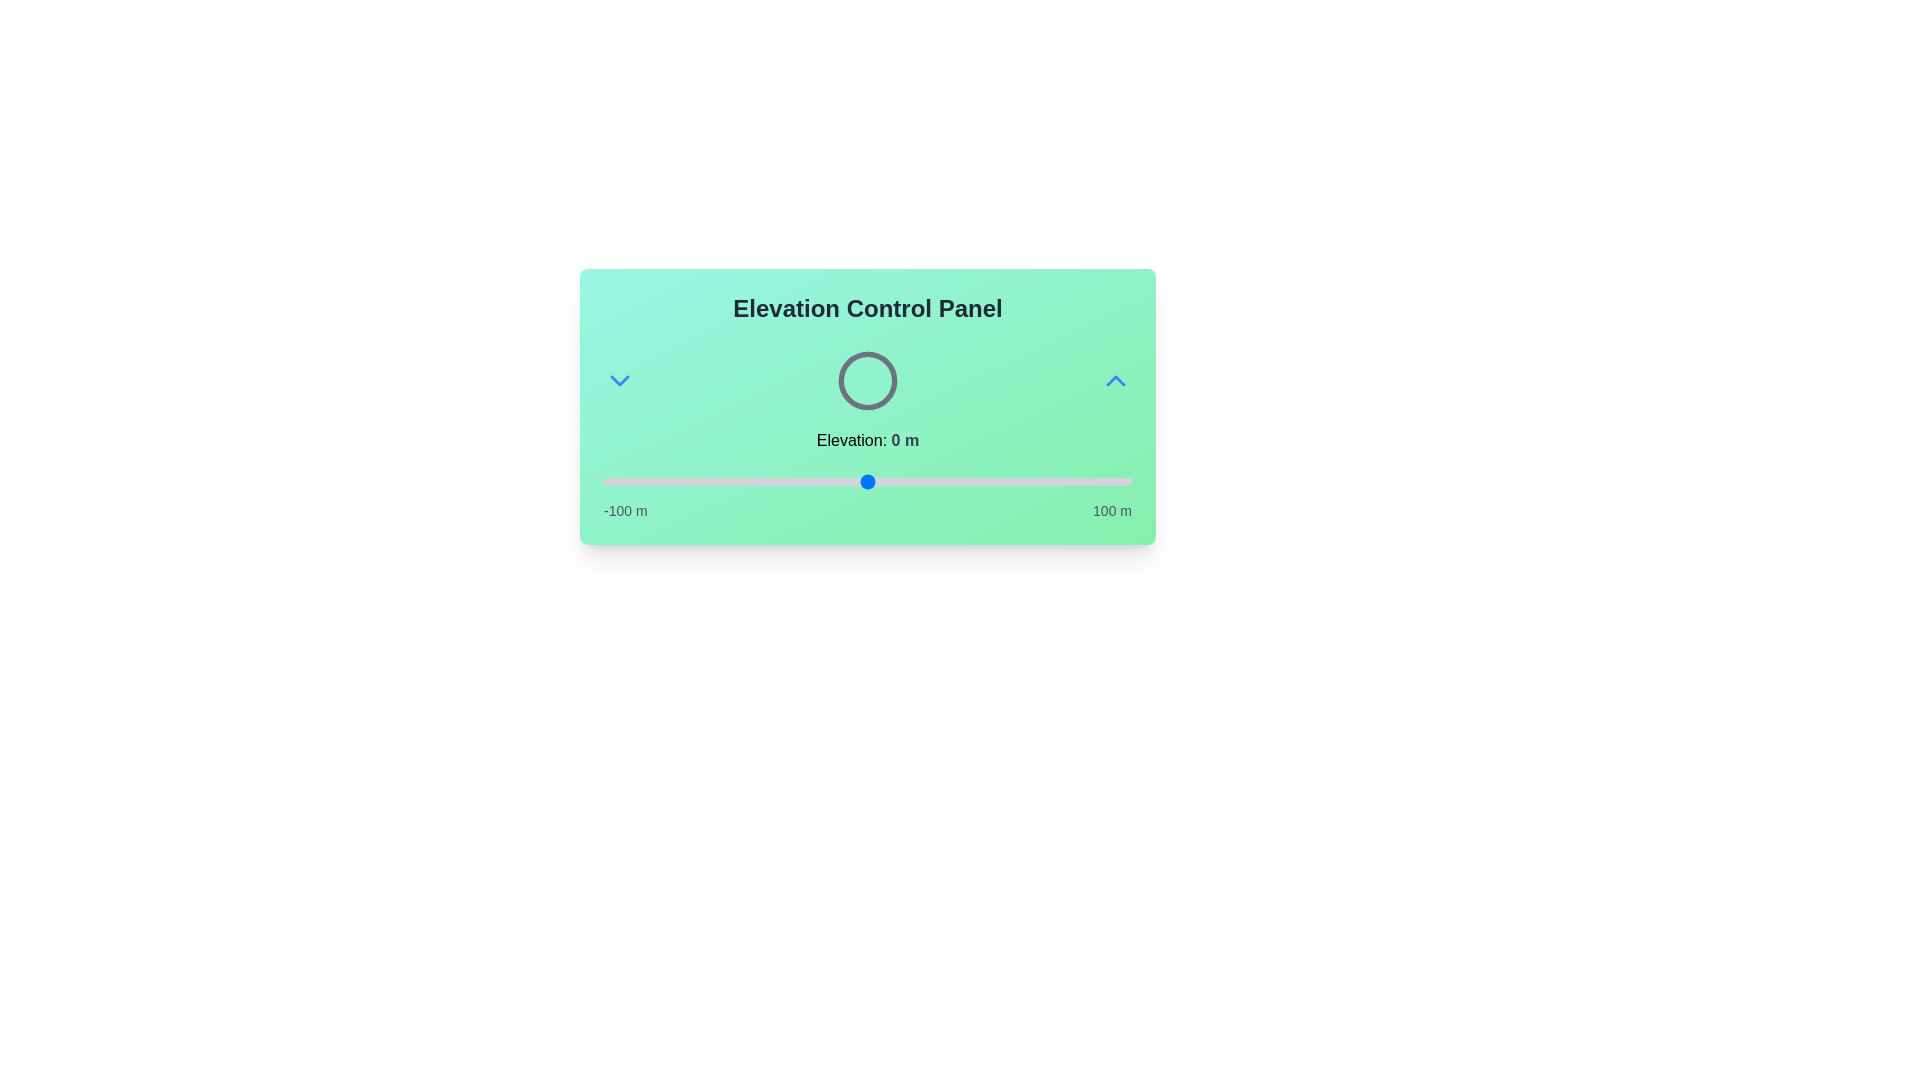  Describe the element at coordinates (1036, 482) in the screenshot. I see `the elevation to 64 meters using the slider` at that location.